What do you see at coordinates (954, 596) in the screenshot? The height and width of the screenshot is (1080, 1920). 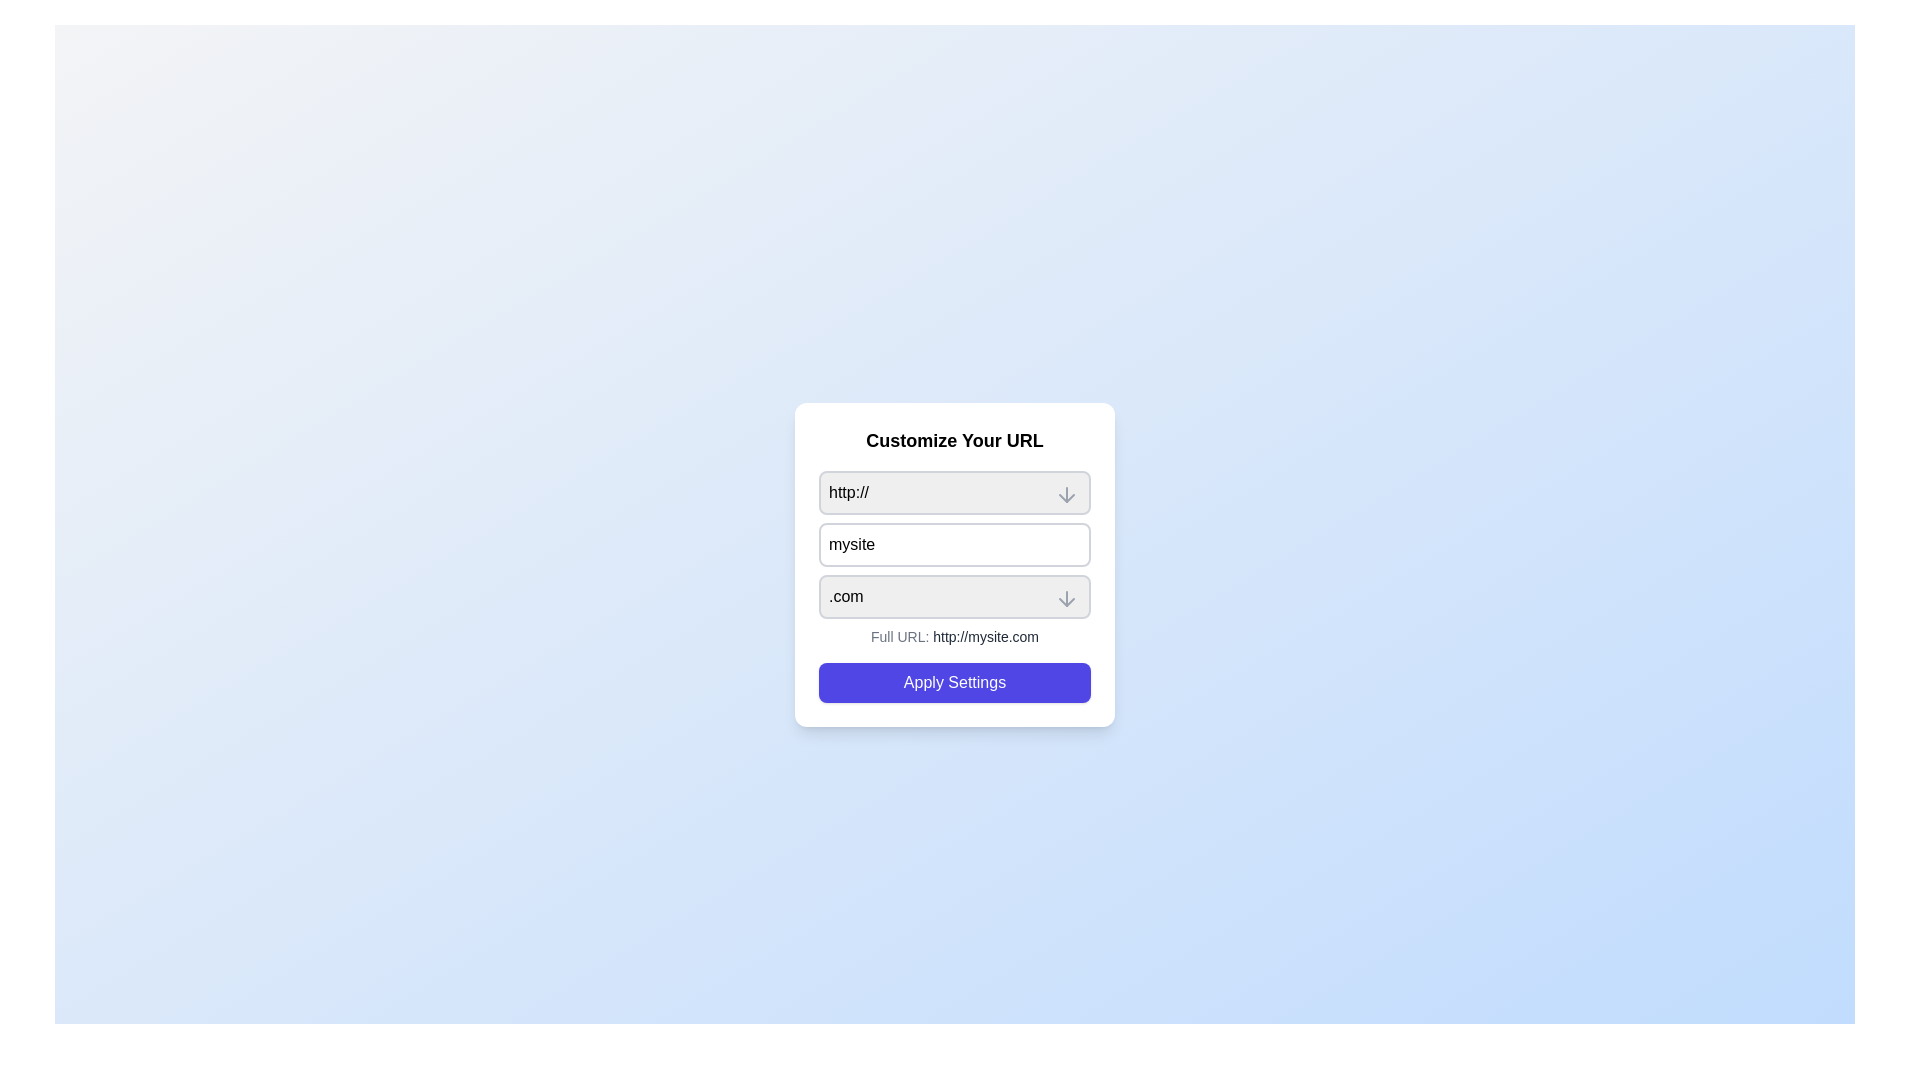 I see `the dropdown menu displaying '.com' in the 'Customize Your URL' form` at bounding box center [954, 596].